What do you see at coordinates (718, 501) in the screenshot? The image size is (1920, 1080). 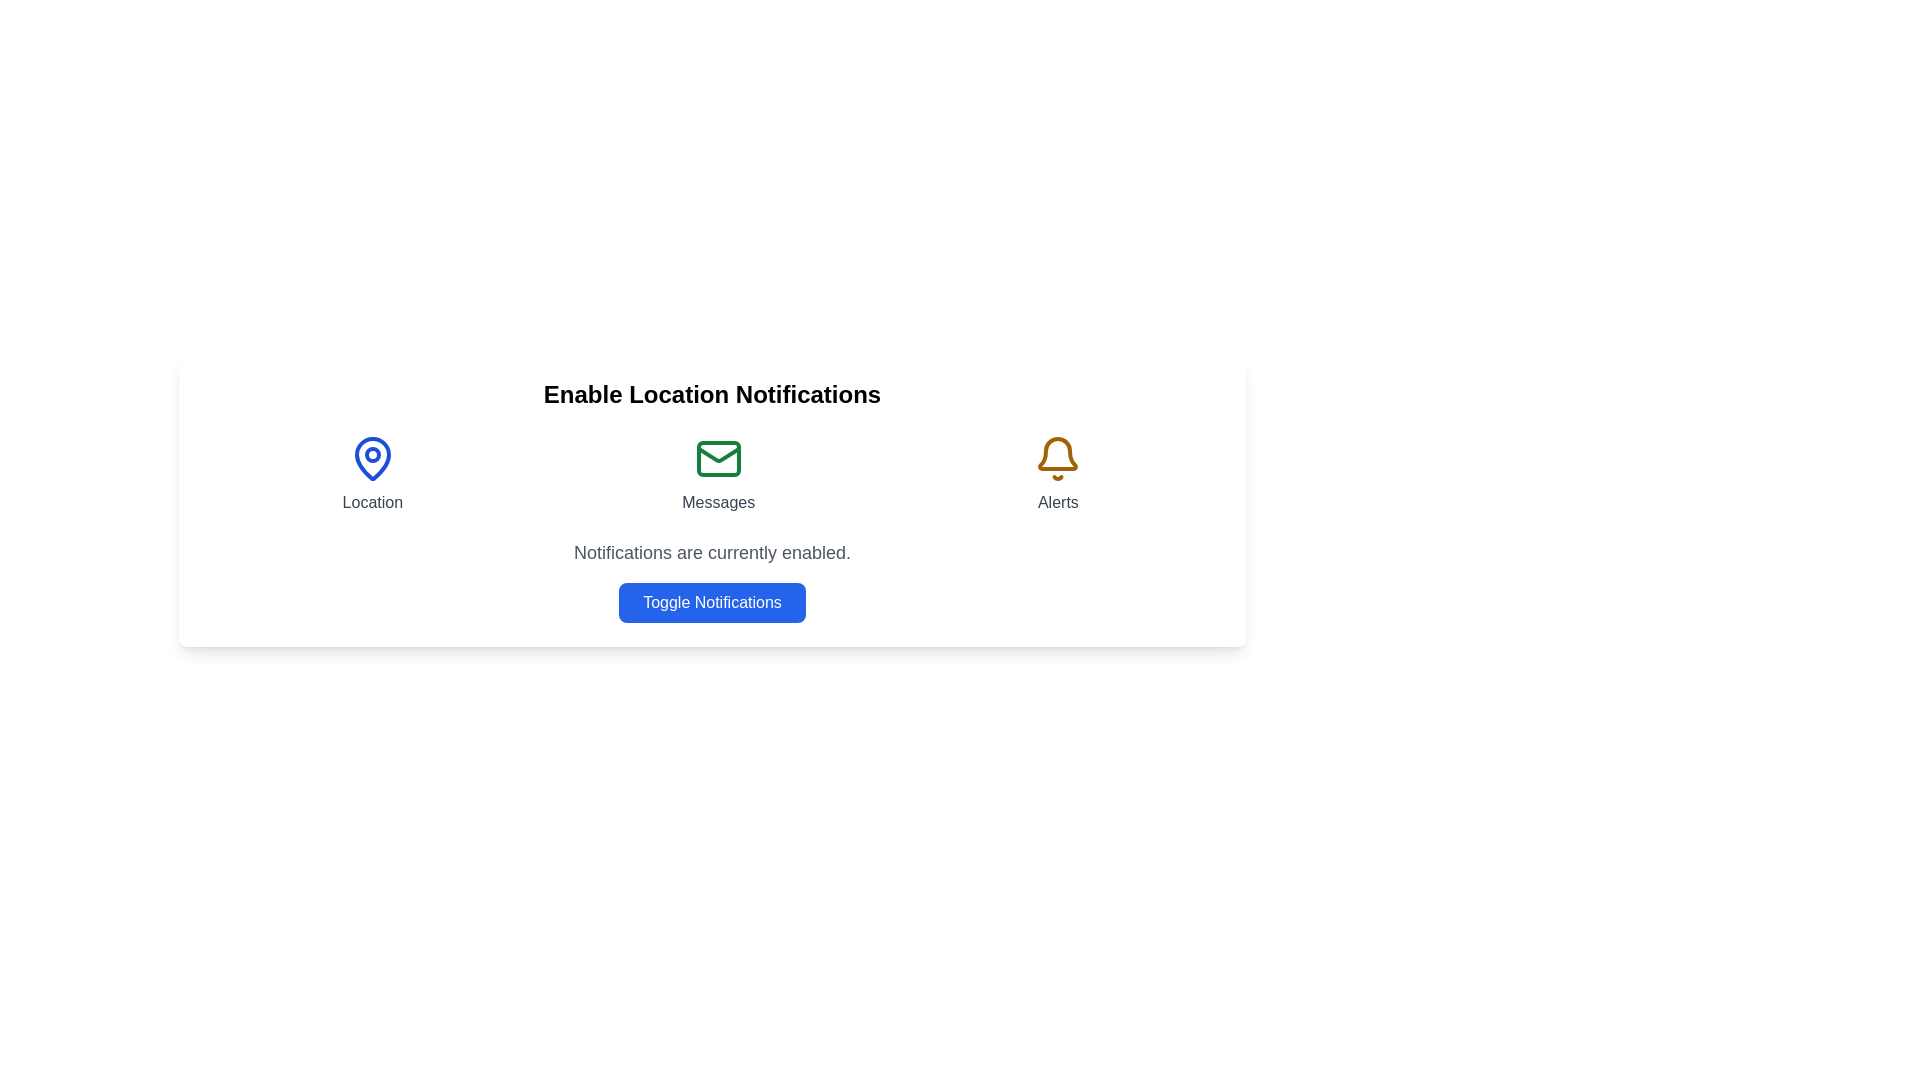 I see `text from the 'Messages' label, which is styled in gray and located below a green mail icon in a horizontal layout of notification options` at bounding box center [718, 501].